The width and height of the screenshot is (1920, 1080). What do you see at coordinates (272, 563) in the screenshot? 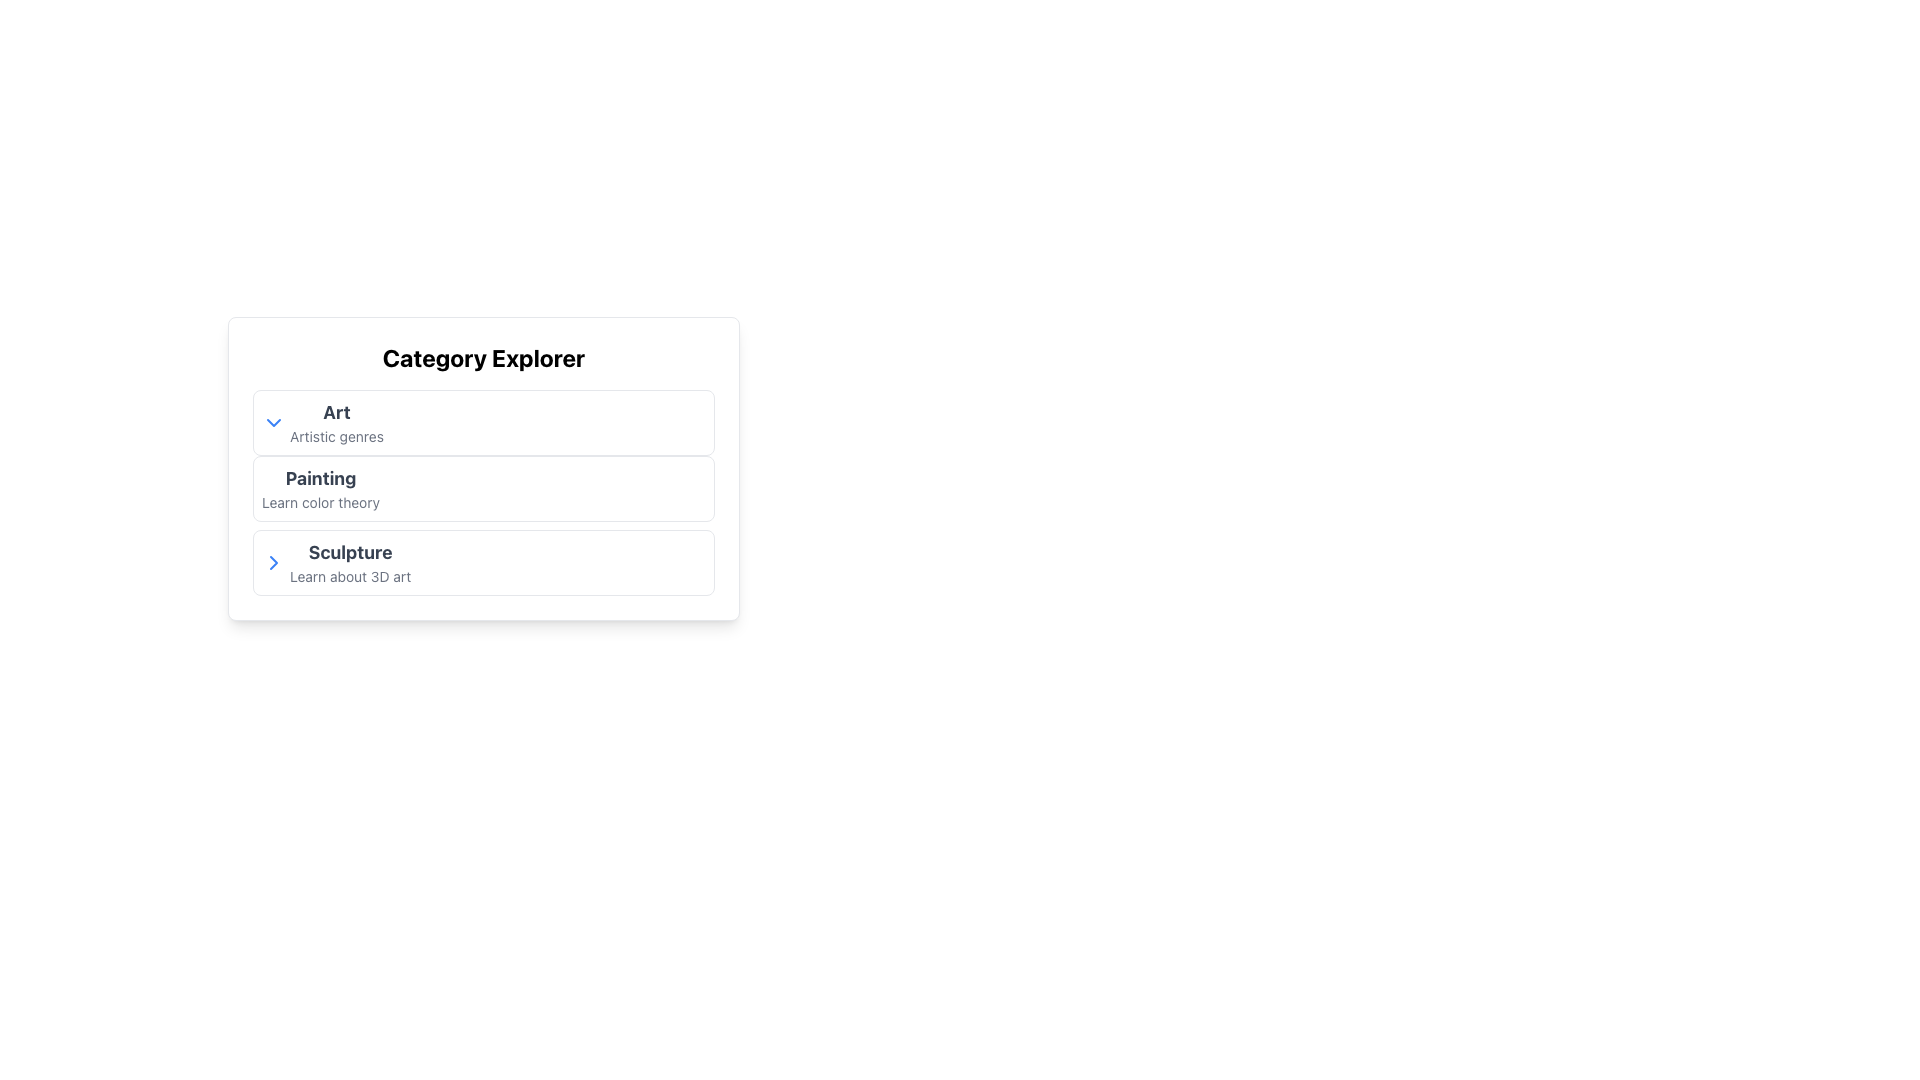
I see `the chevron-style arrow icon pointing to the right, which is blue and located in the 'Art' category under 'Category Explorer'` at bounding box center [272, 563].